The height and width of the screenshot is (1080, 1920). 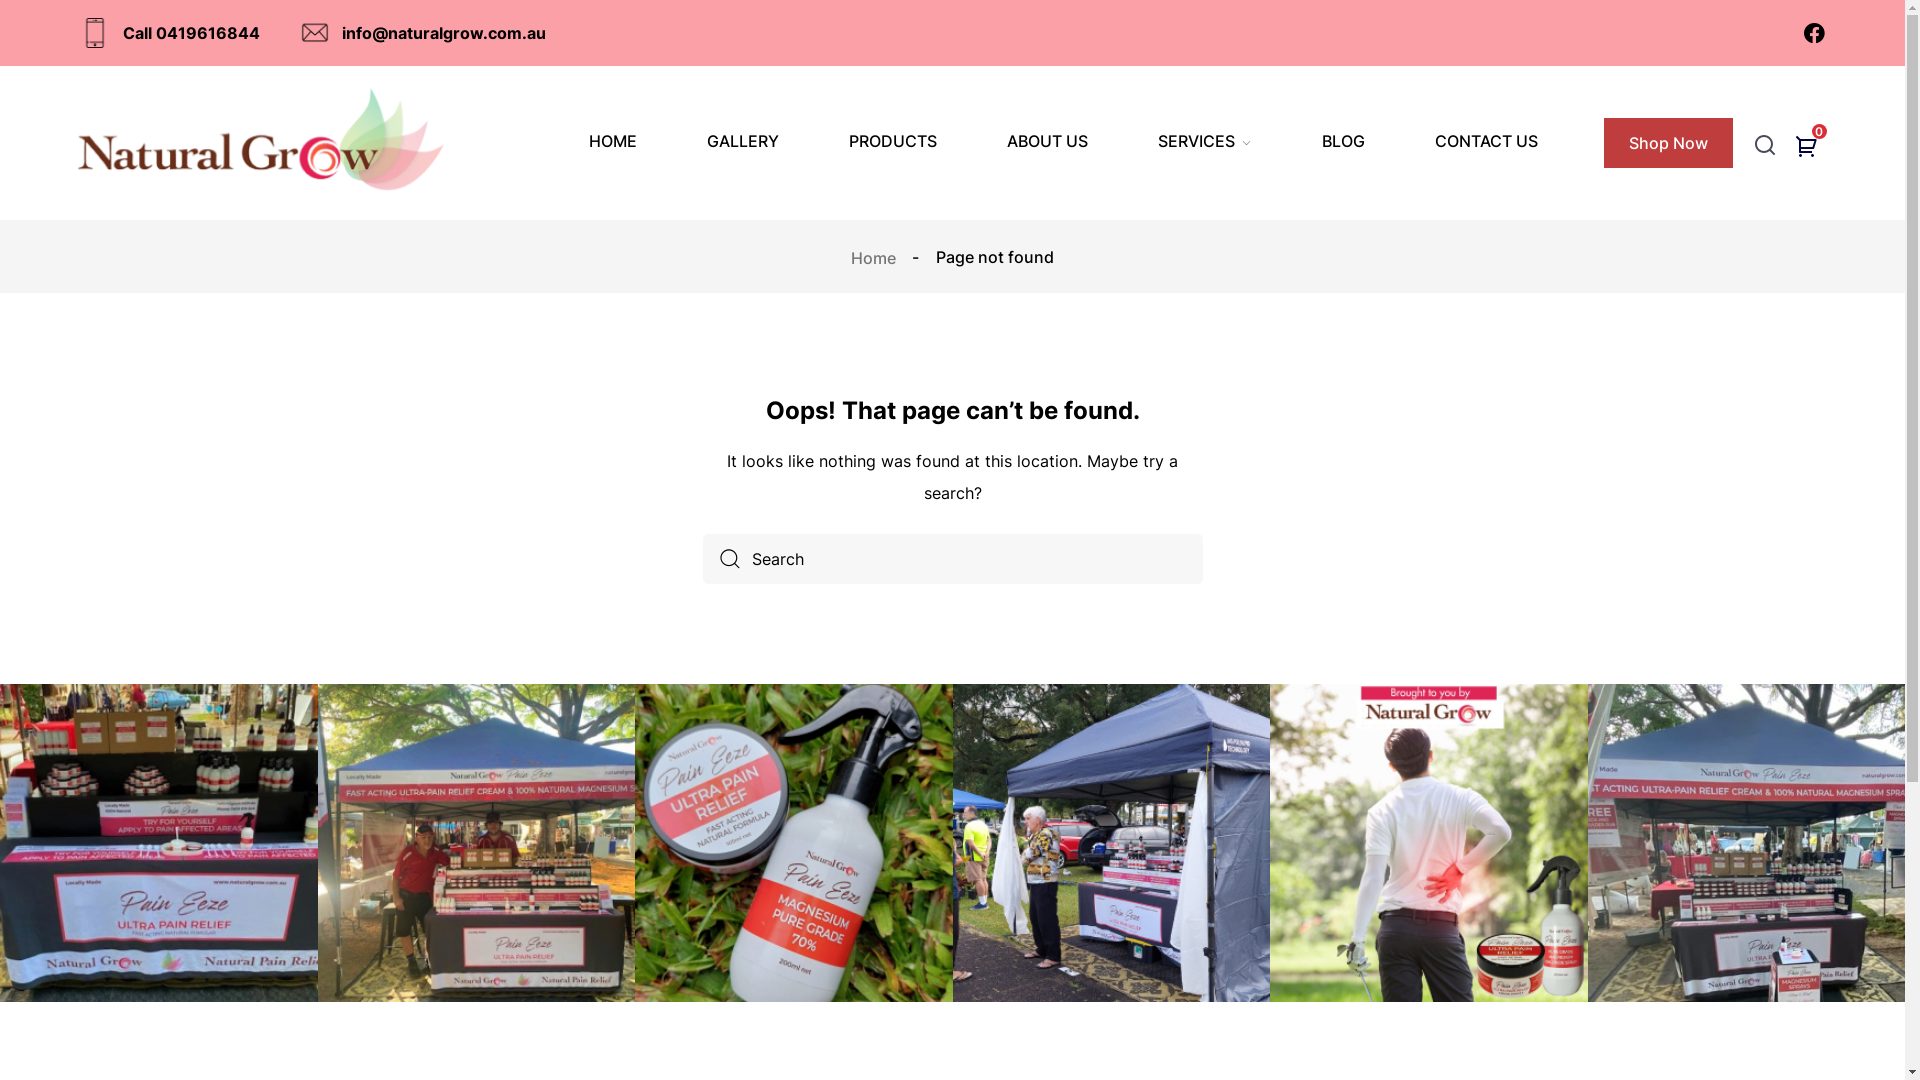 I want to click on 'GALLERY', so click(x=706, y=140).